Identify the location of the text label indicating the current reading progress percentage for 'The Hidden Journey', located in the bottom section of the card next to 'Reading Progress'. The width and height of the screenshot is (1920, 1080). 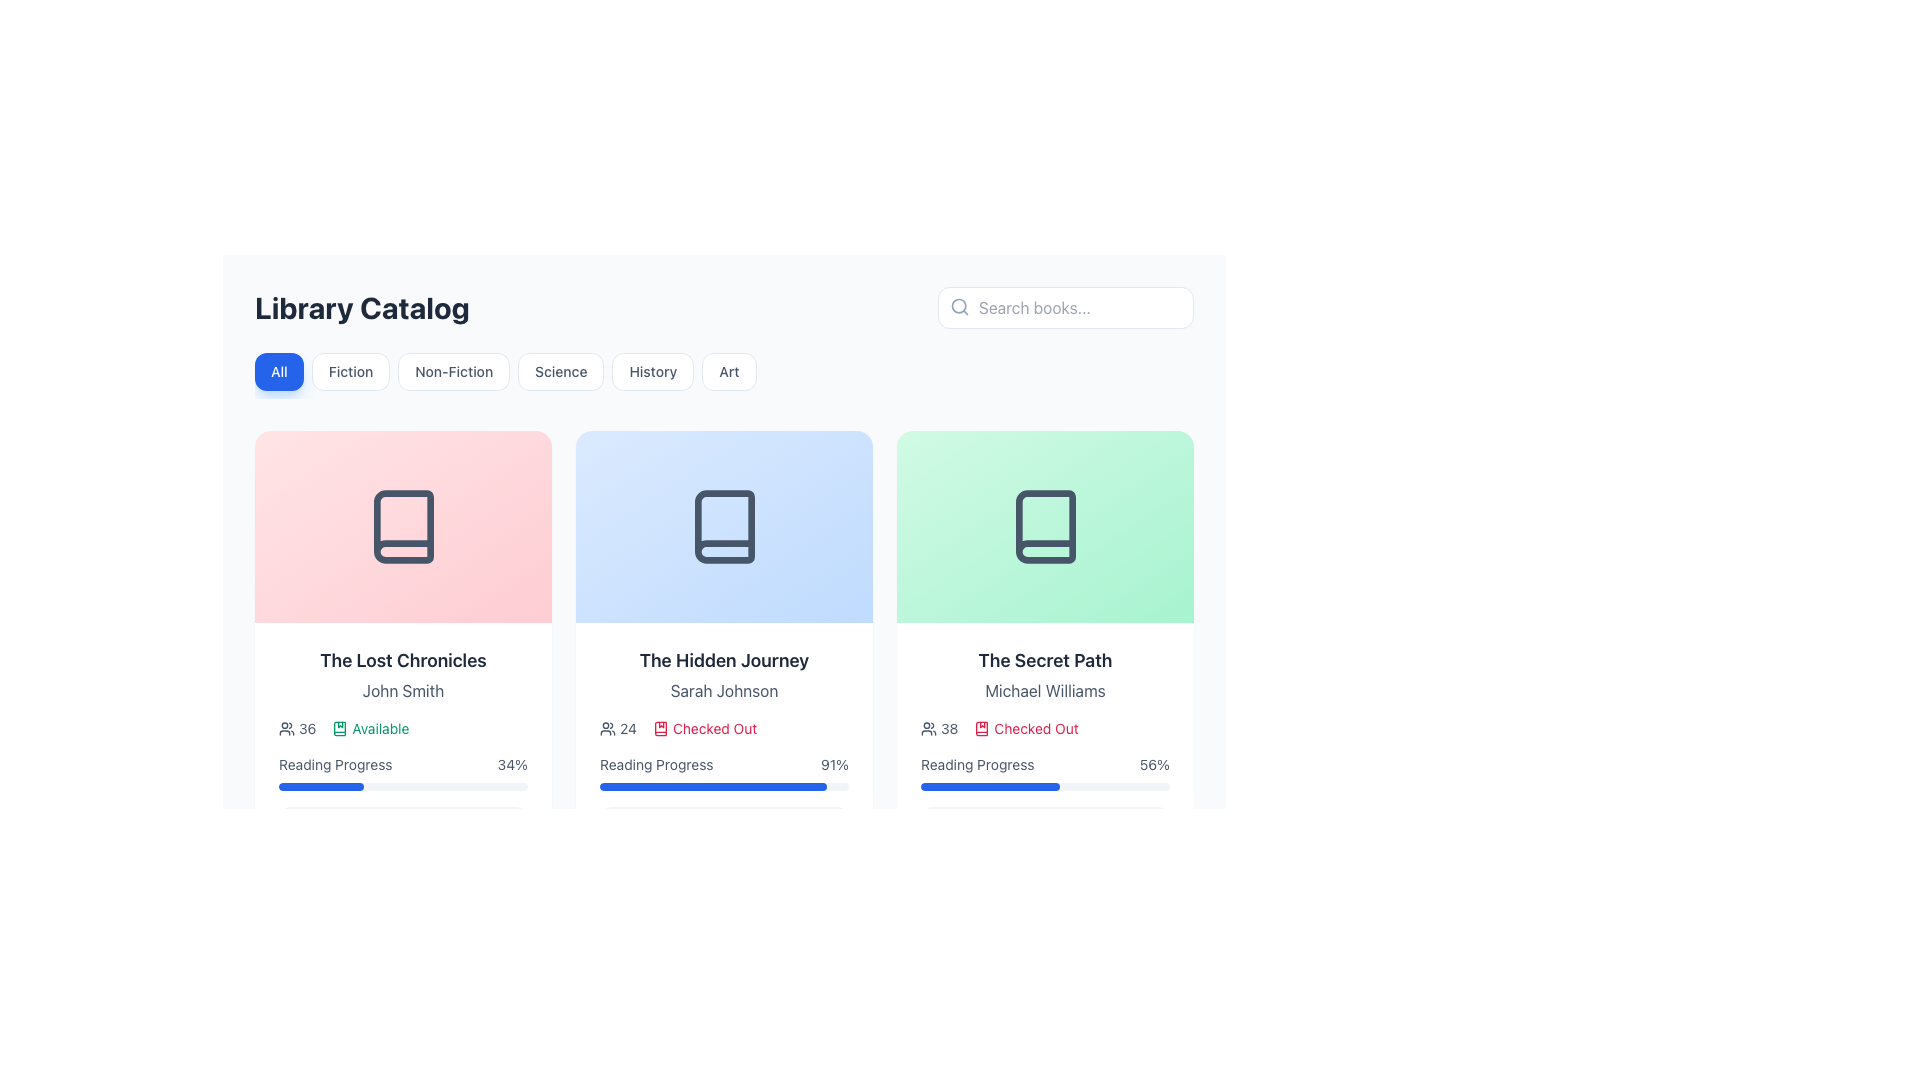
(835, 764).